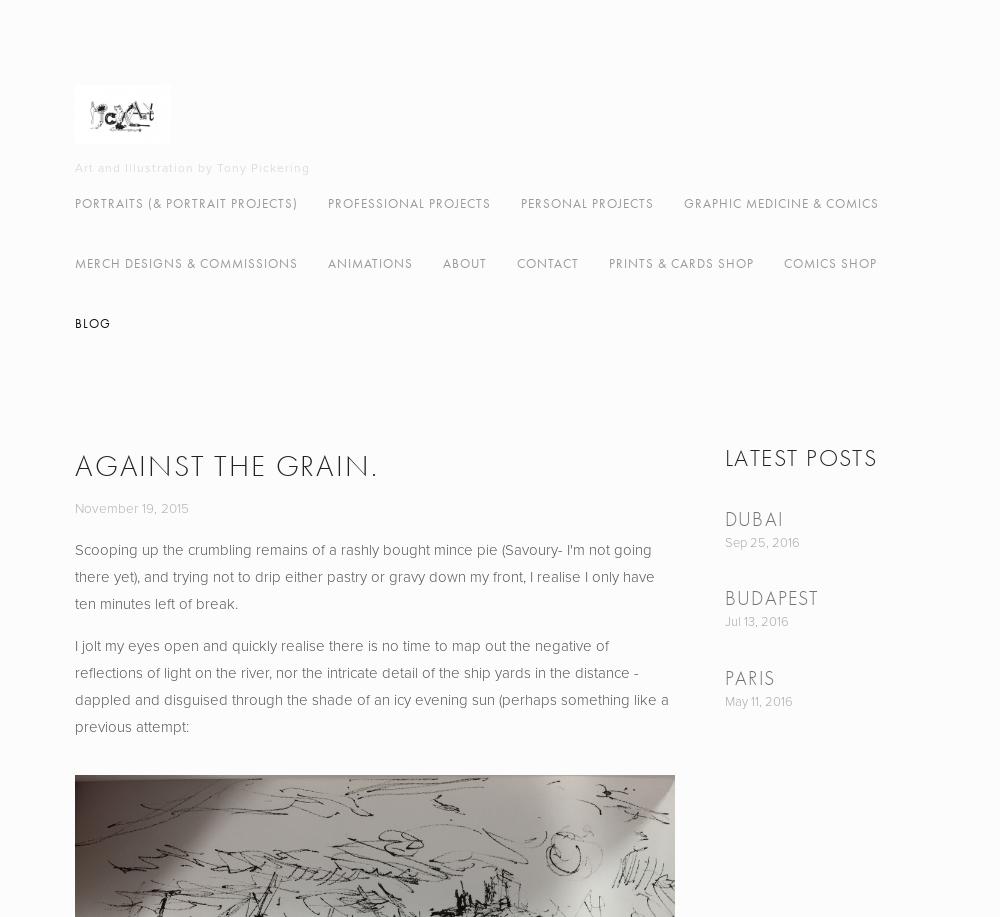 The width and height of the screenshot is (1000, 917). Describe the element at coordinates (754, 518) in the screenshot. I see `'Dubai'` at that location.